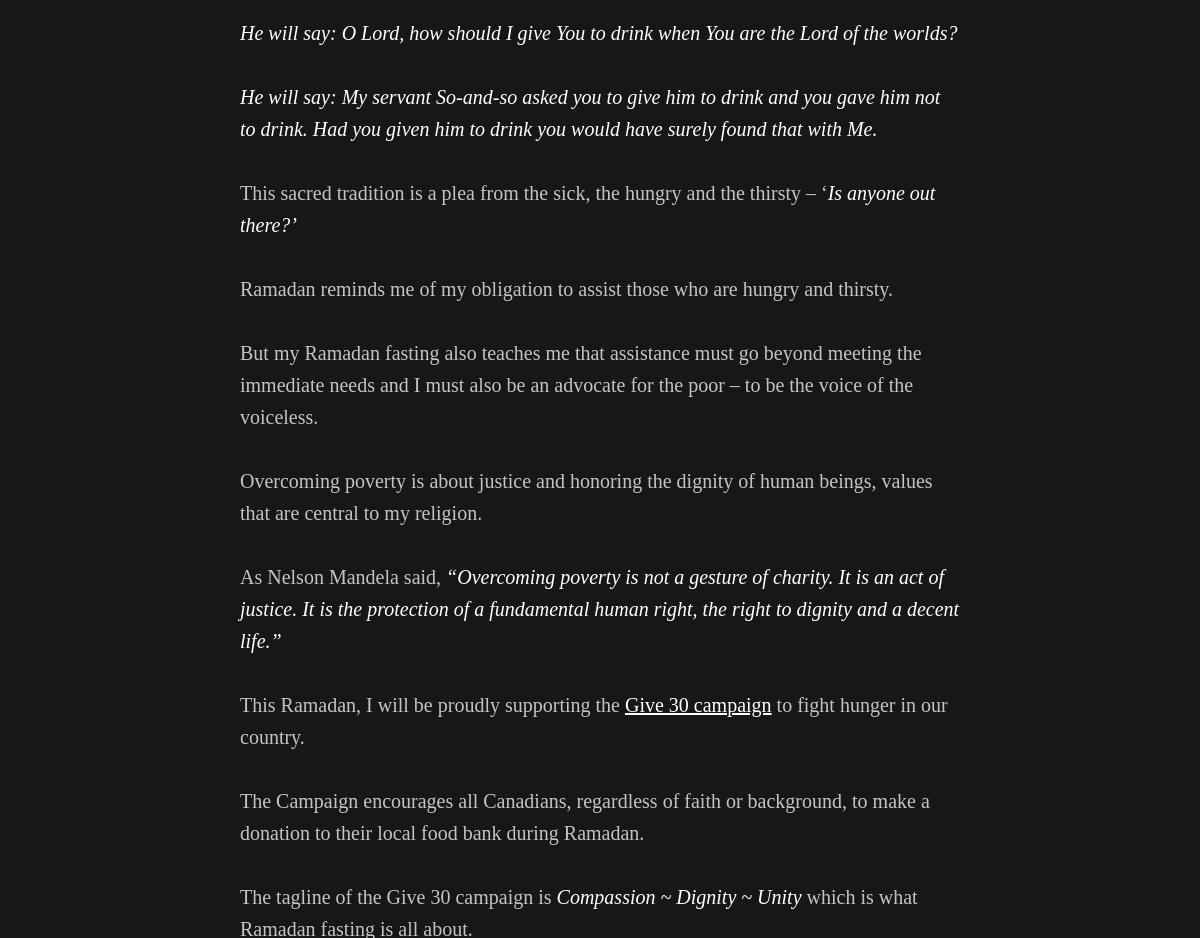 This screenshot has height=938, width=1200. What do you see at coordinates (532, 192) in the screenshot?
I see `'This sacred tradition is a plea from the sick, the hungry and the thirsty – ‘'` at bounding box center [532, 192].